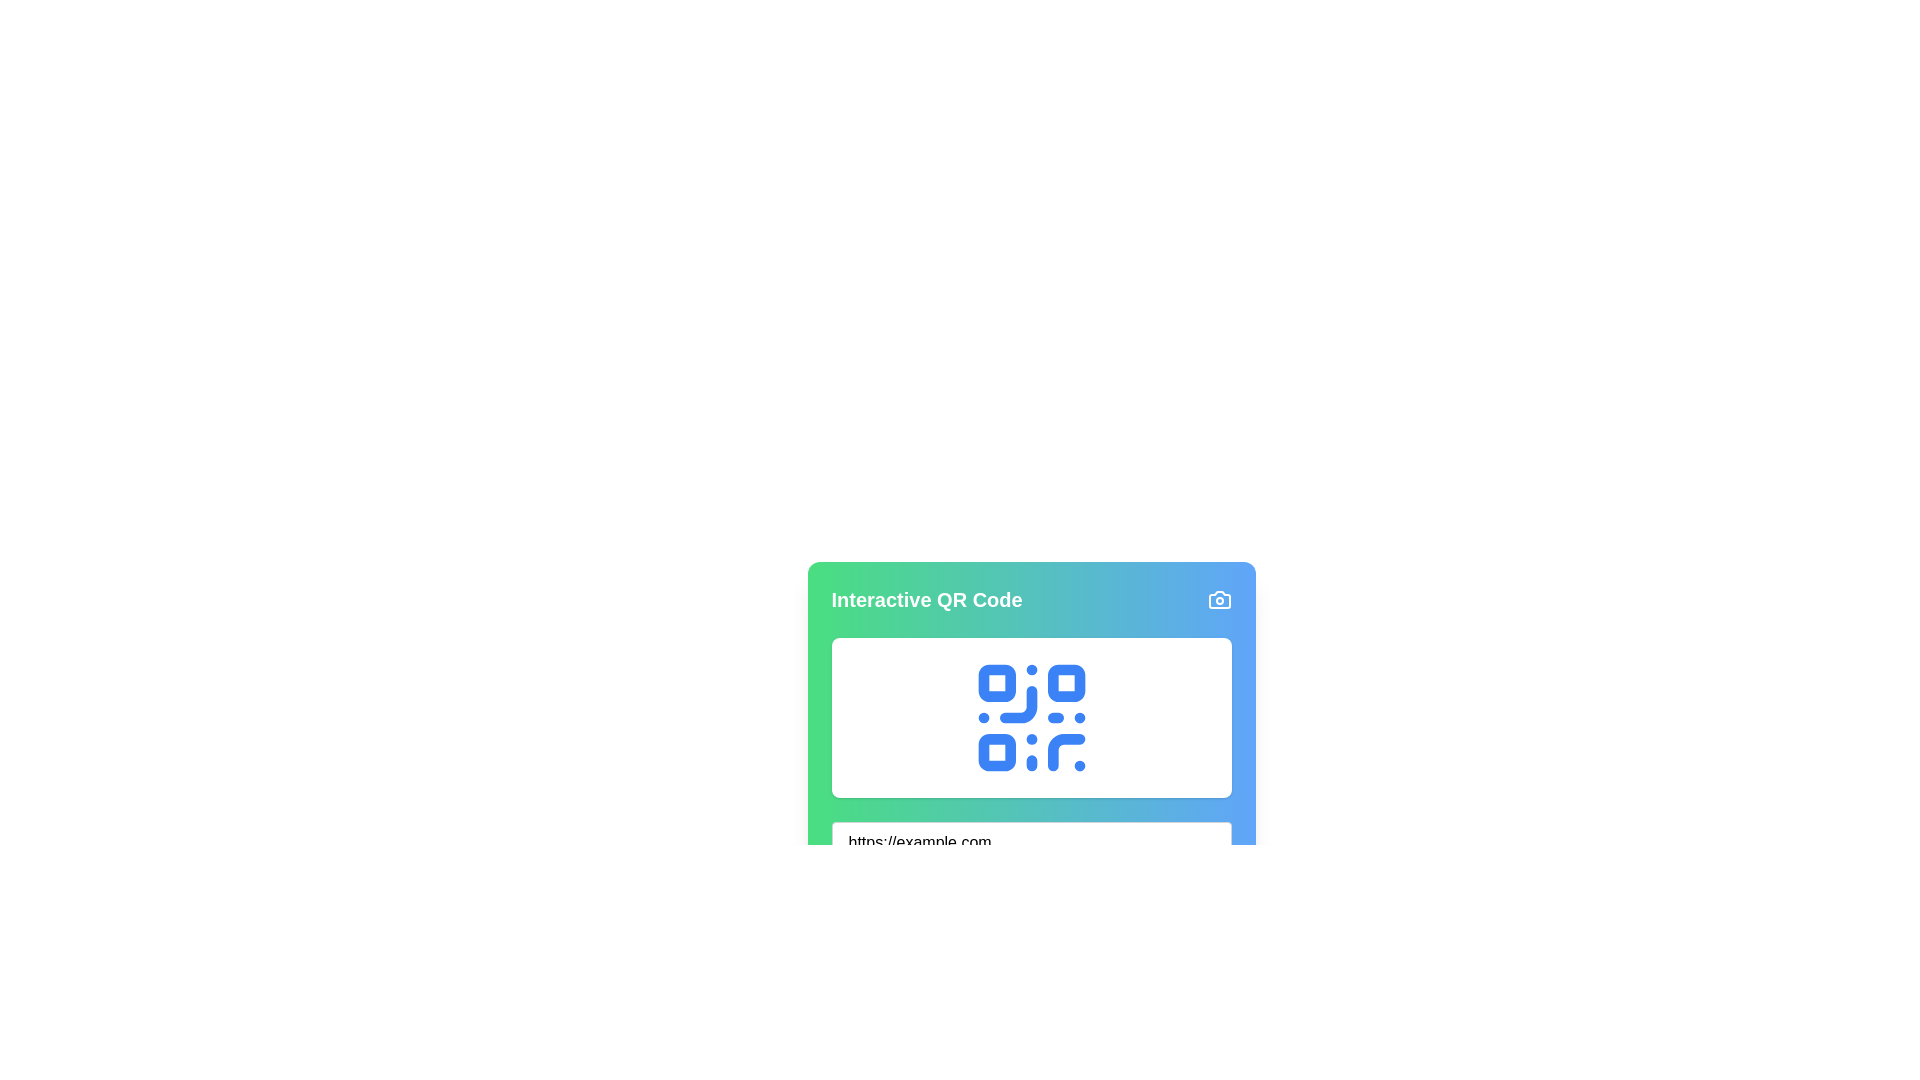 Image resolution: width=1920 pixels, height=1080 pixels. Describe the element at coordinates (1218, 599) in the screenshot. I see `the camera icon located in the top-right corner of the 'Interactive QR Code' card, which features a white outlined design with a rectangular body and circular lens` at that location.